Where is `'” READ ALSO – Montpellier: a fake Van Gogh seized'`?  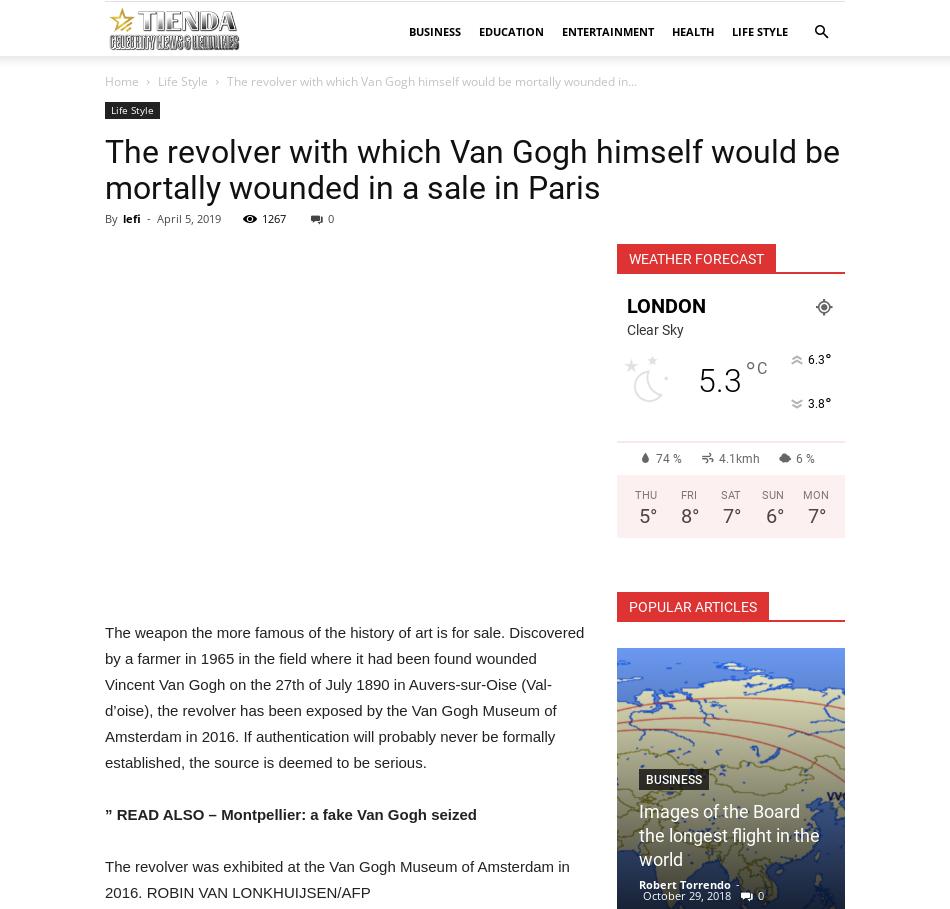 '” READ ALSO – Montpellier: a fake Van Gogh seized' is located at coordinates (289, 814).